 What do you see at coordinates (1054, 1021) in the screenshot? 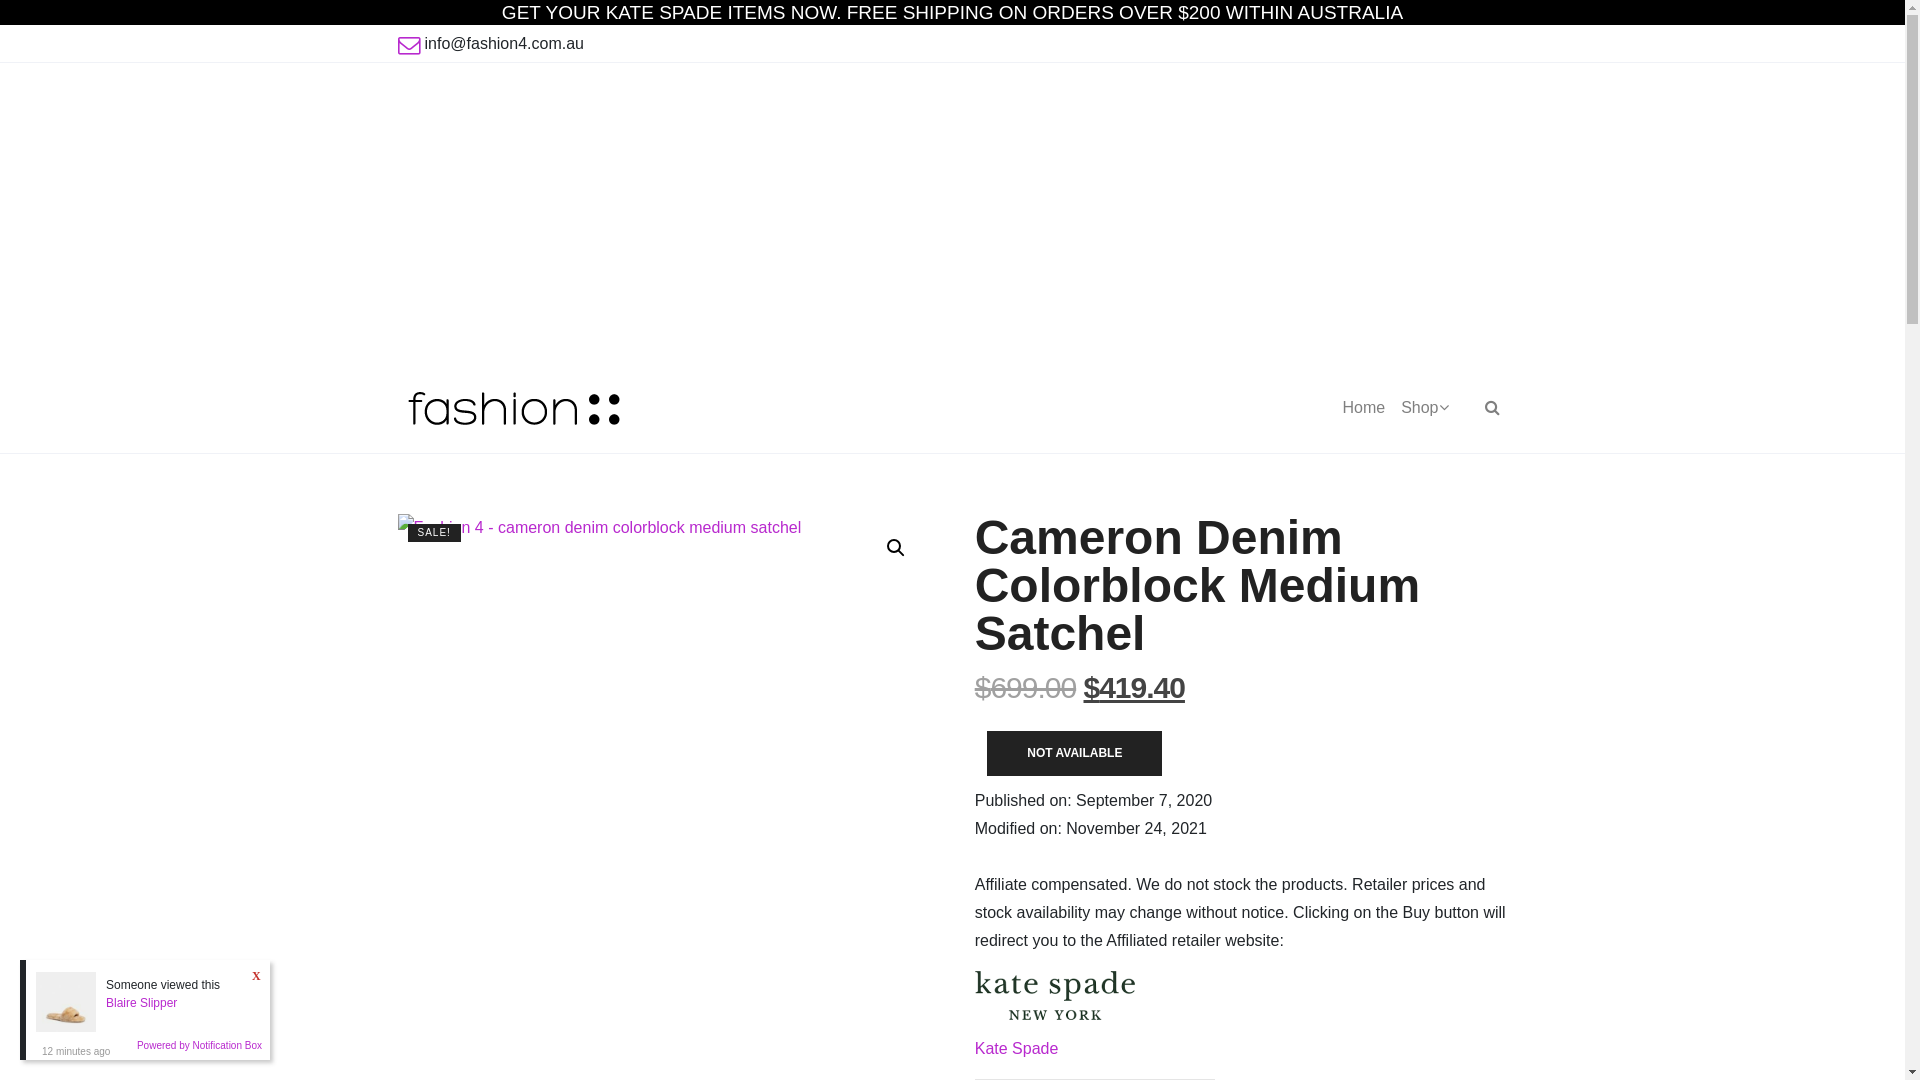
I see `'Kate Spade'` at bounding box center [1054, 1021].